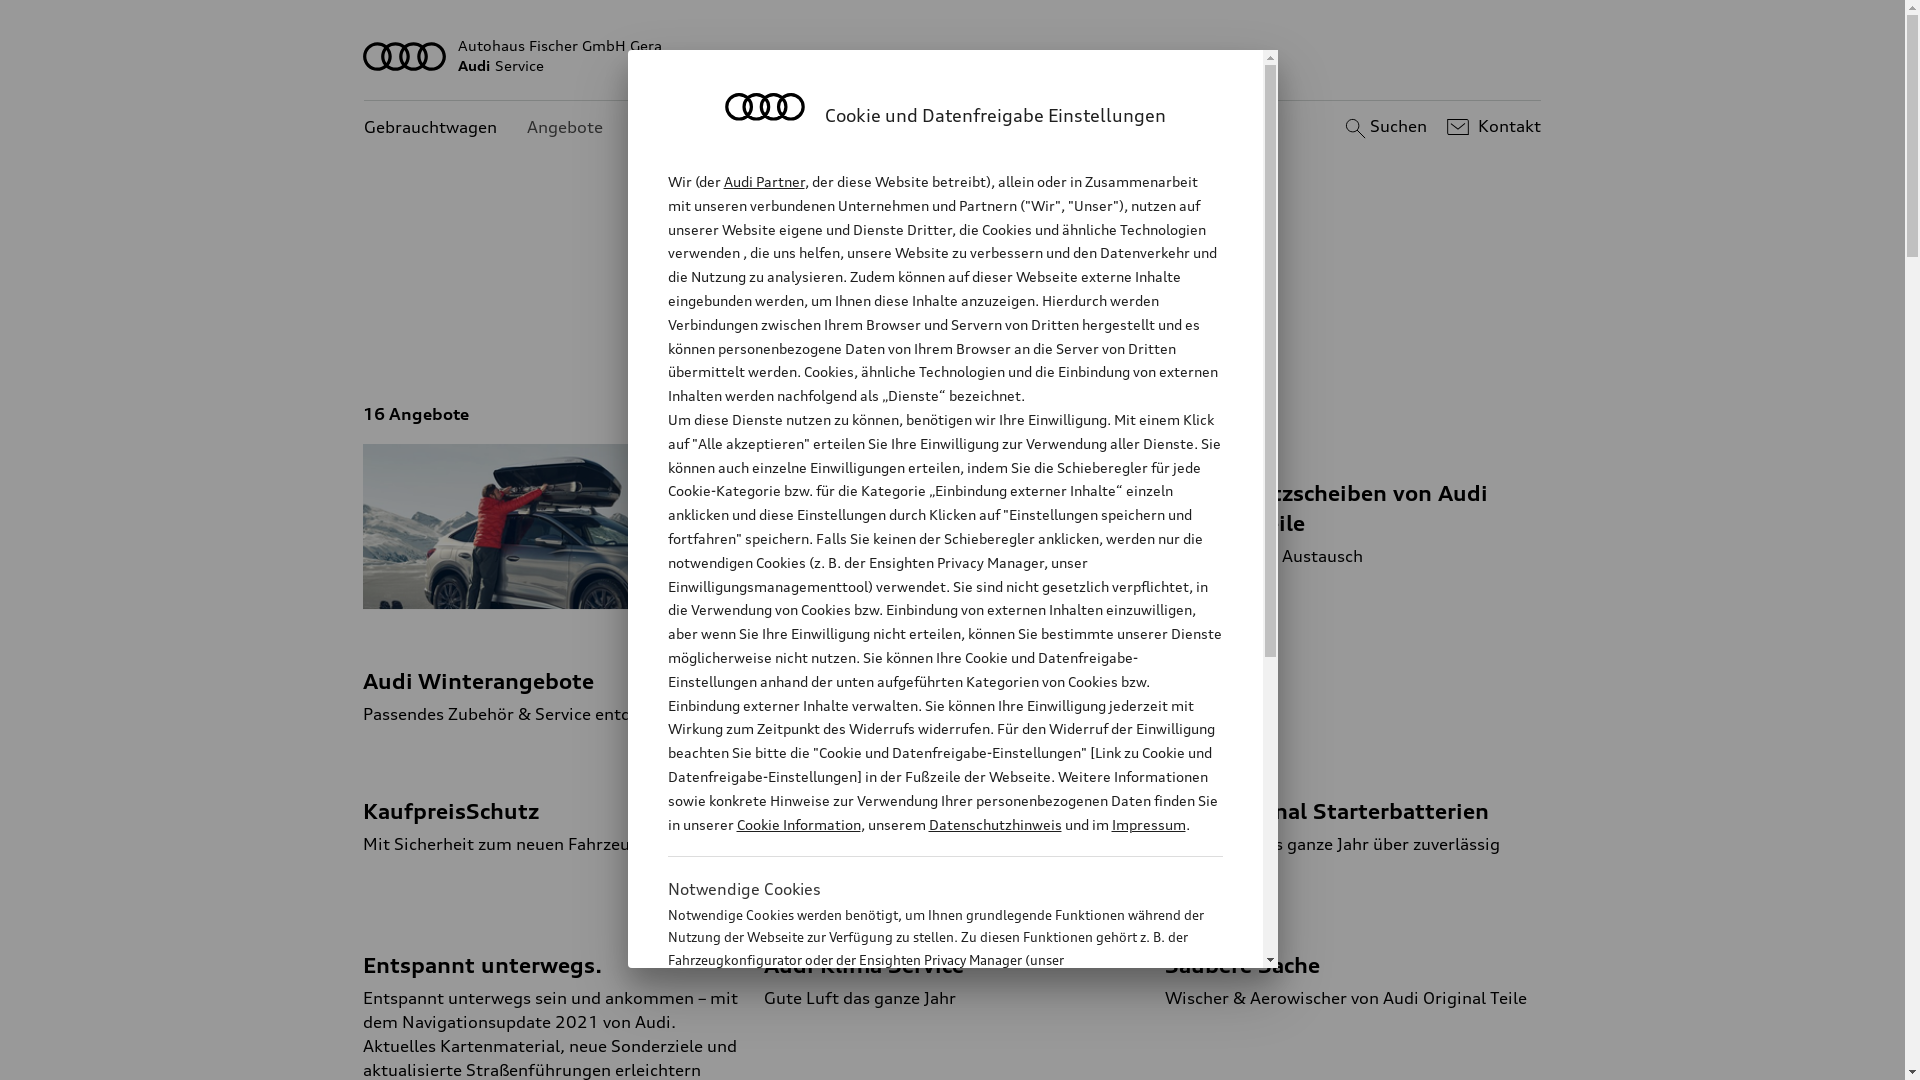  Describe the element at coordinates (690, 127) in the screenshot. I see `'Kundenservice'` at that location.